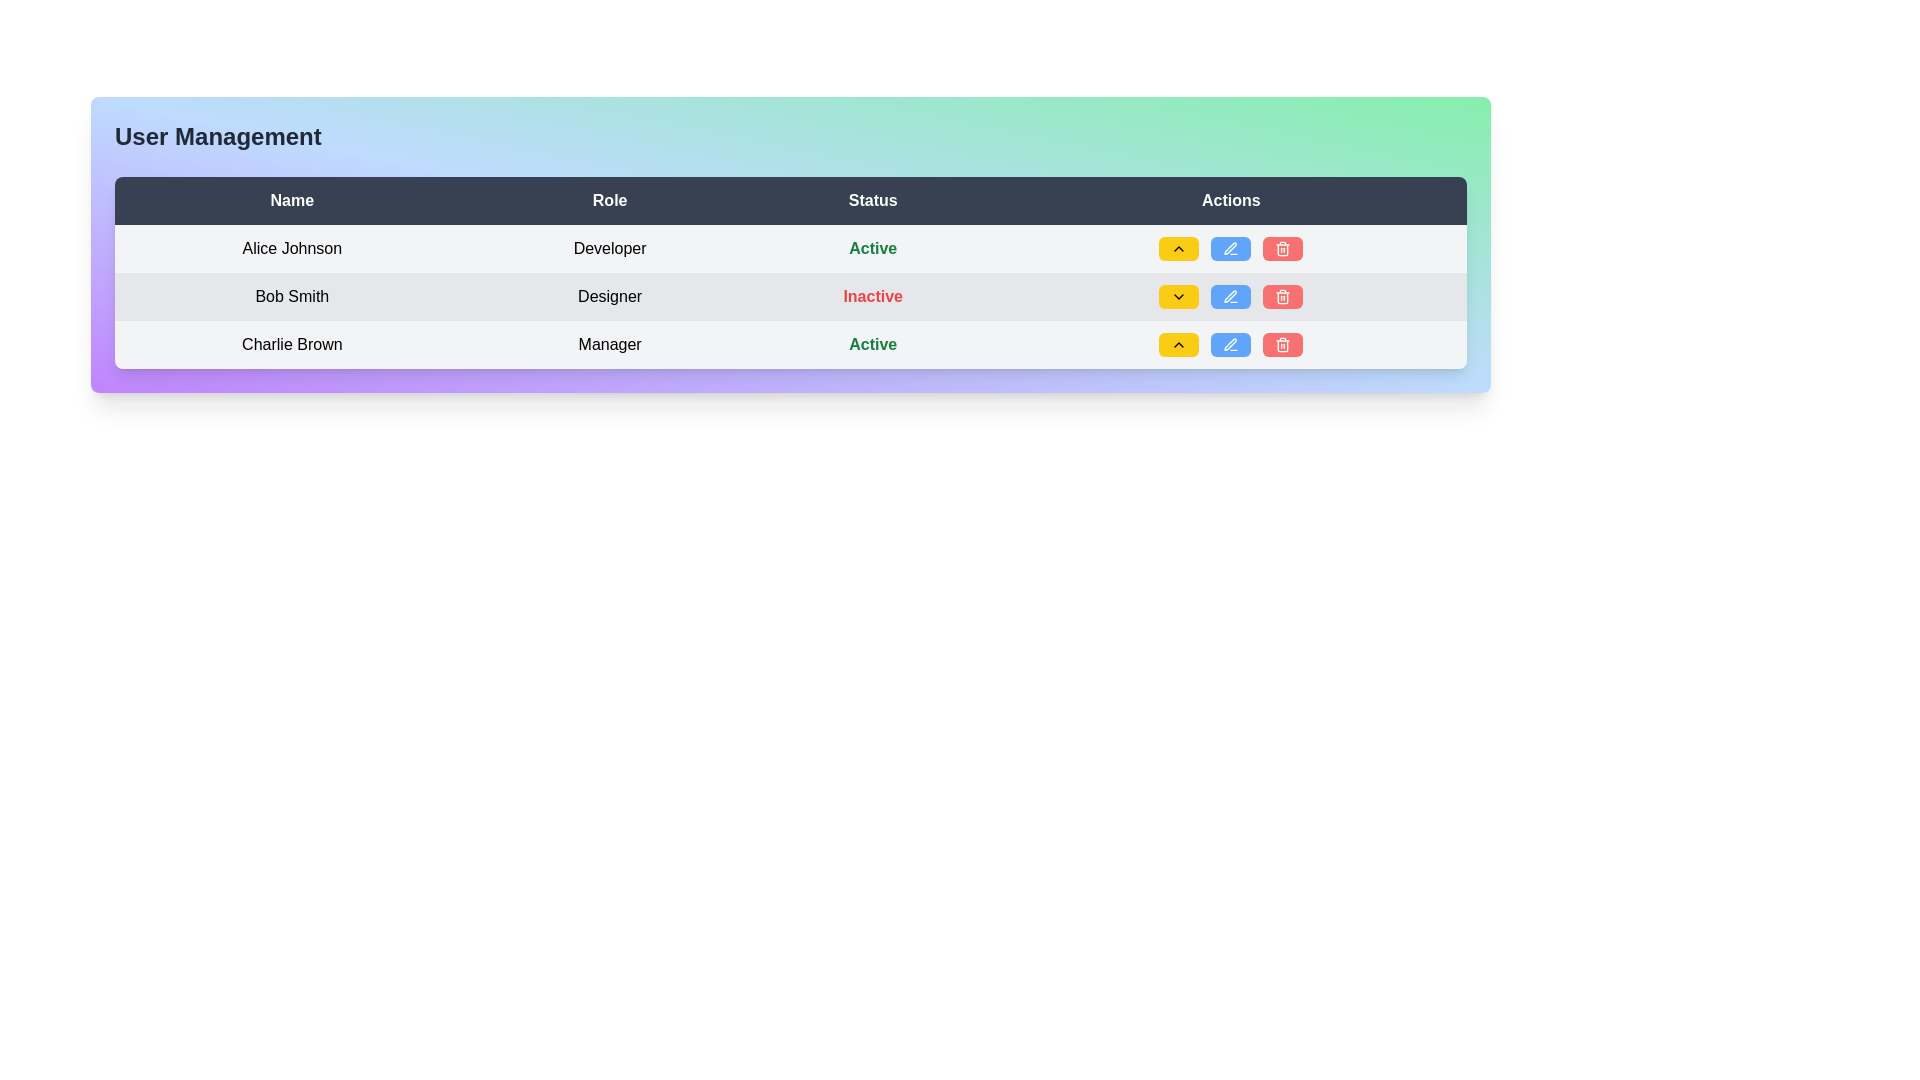  I want to click on the Text content component displaying 'Charlie Brown' in the user information table, which is the first element under the 'Name' column, so click(291, 343).